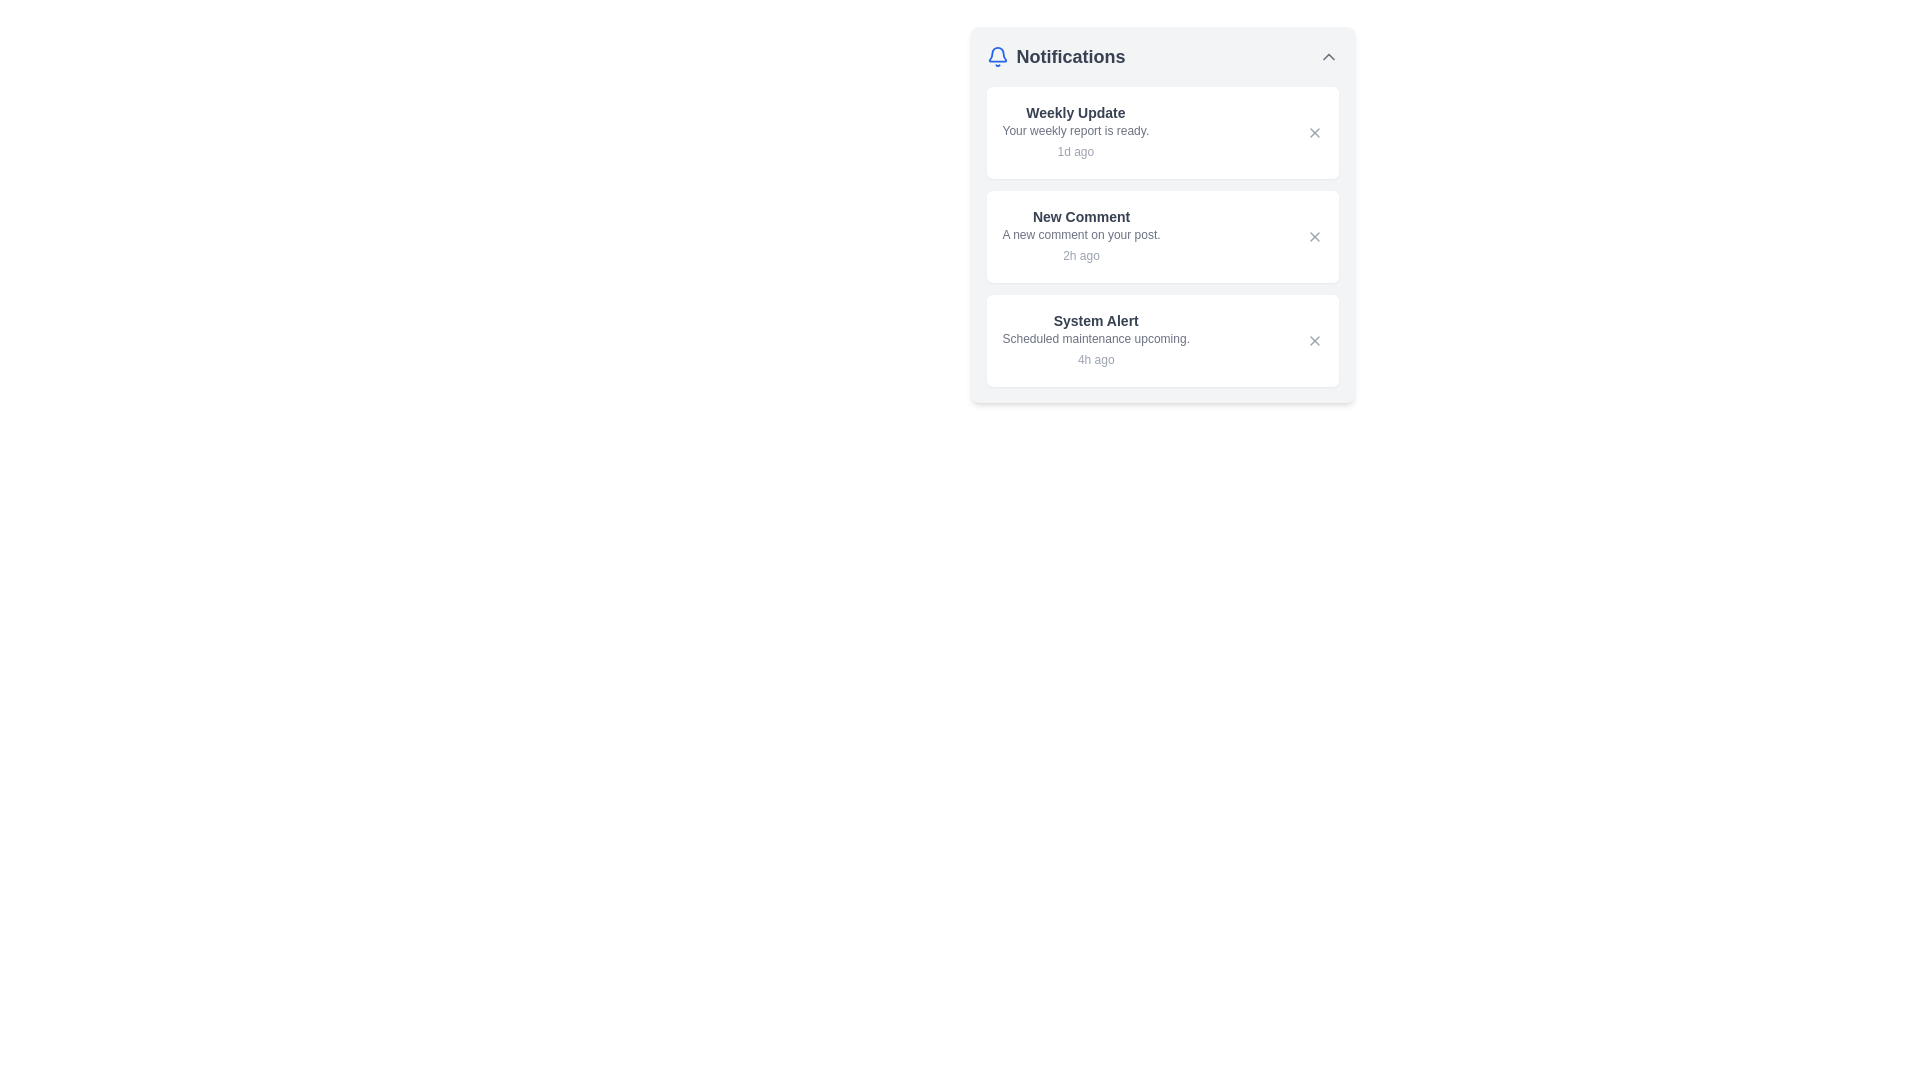 The height and width of the screenshot is (1080, 1920). Describe the element at coordinates (1314, 132) in the screenshot. I see `the close or cancel icon button located at the top right corner of the 'Weekly Update' notification card to trigger the color change` at that location.